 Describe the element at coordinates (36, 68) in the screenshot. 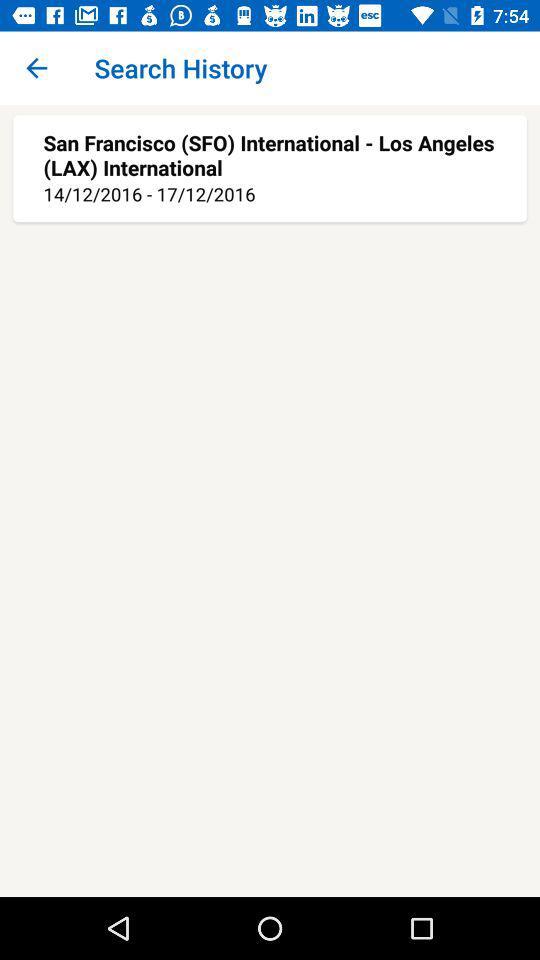

I see `icon to the left of search history app` at that location.